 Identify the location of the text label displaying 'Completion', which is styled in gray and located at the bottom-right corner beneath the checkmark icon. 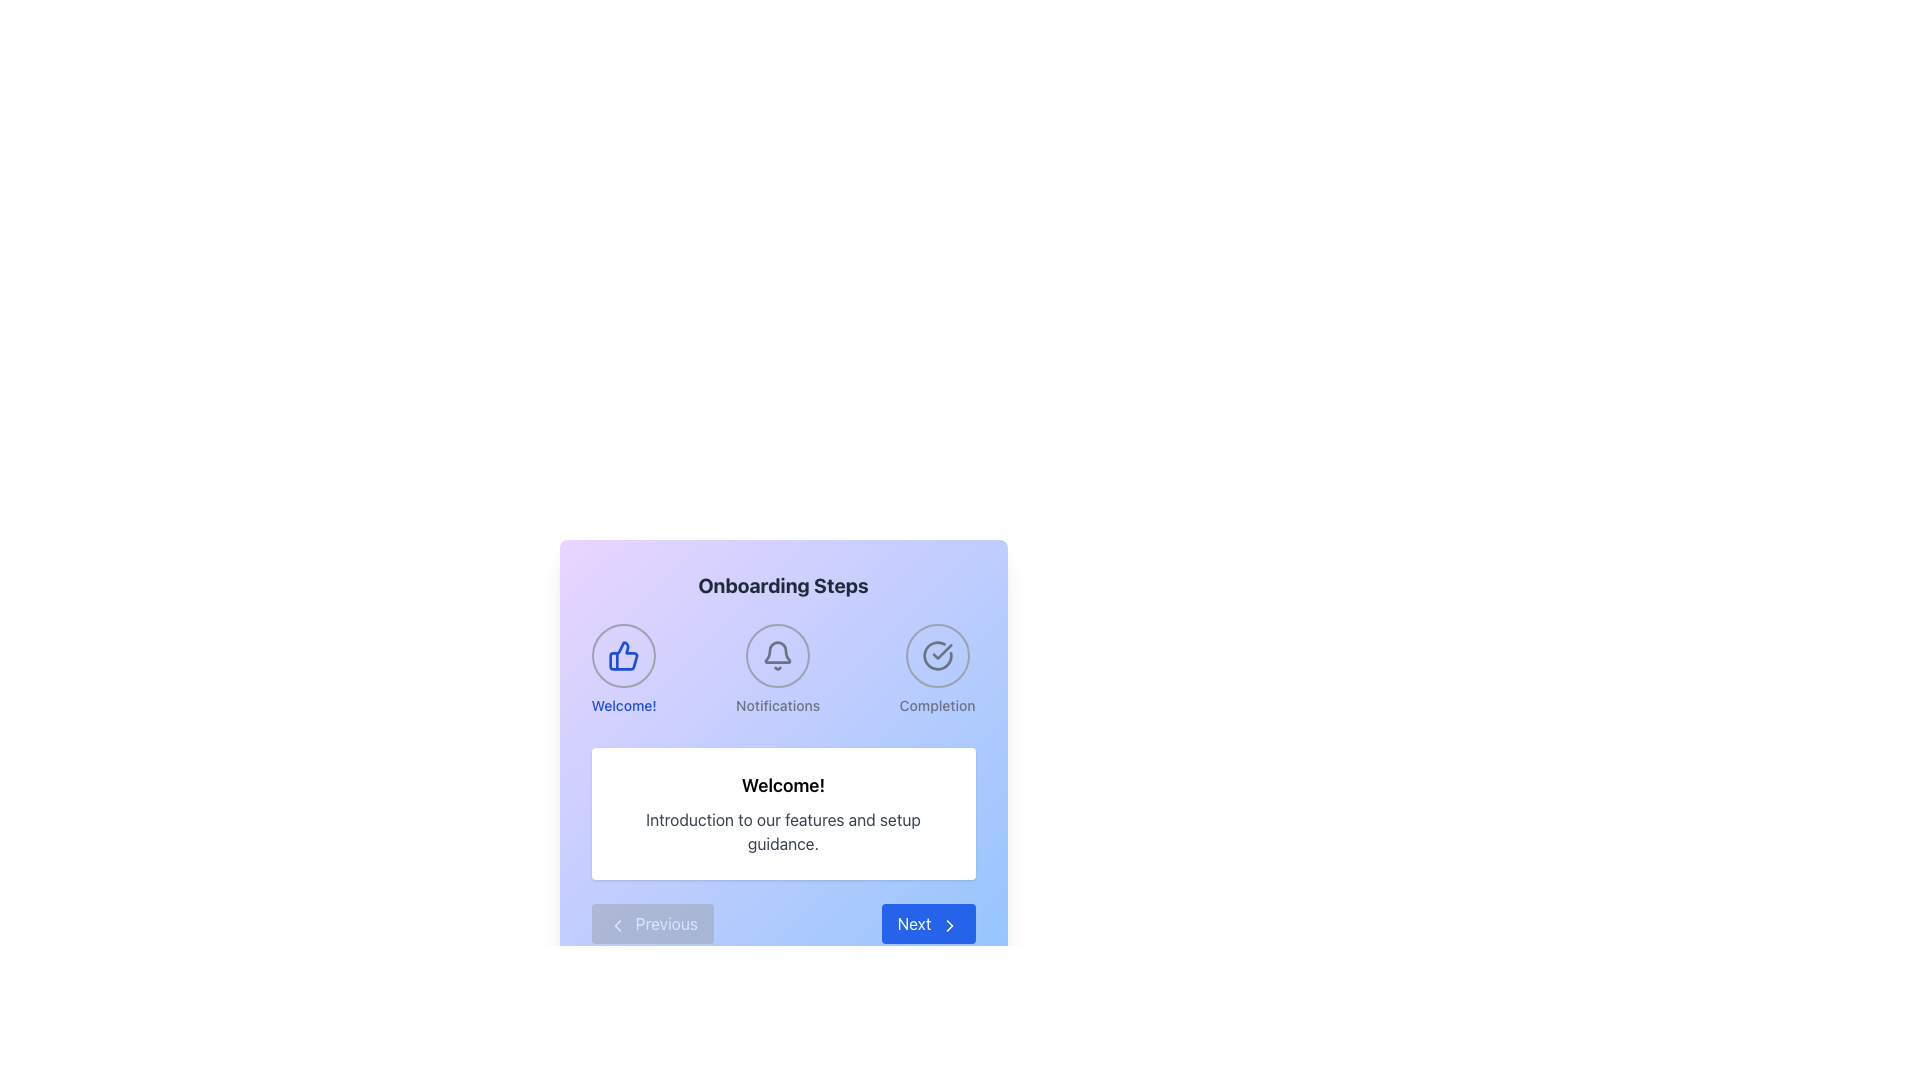
(936, 704).